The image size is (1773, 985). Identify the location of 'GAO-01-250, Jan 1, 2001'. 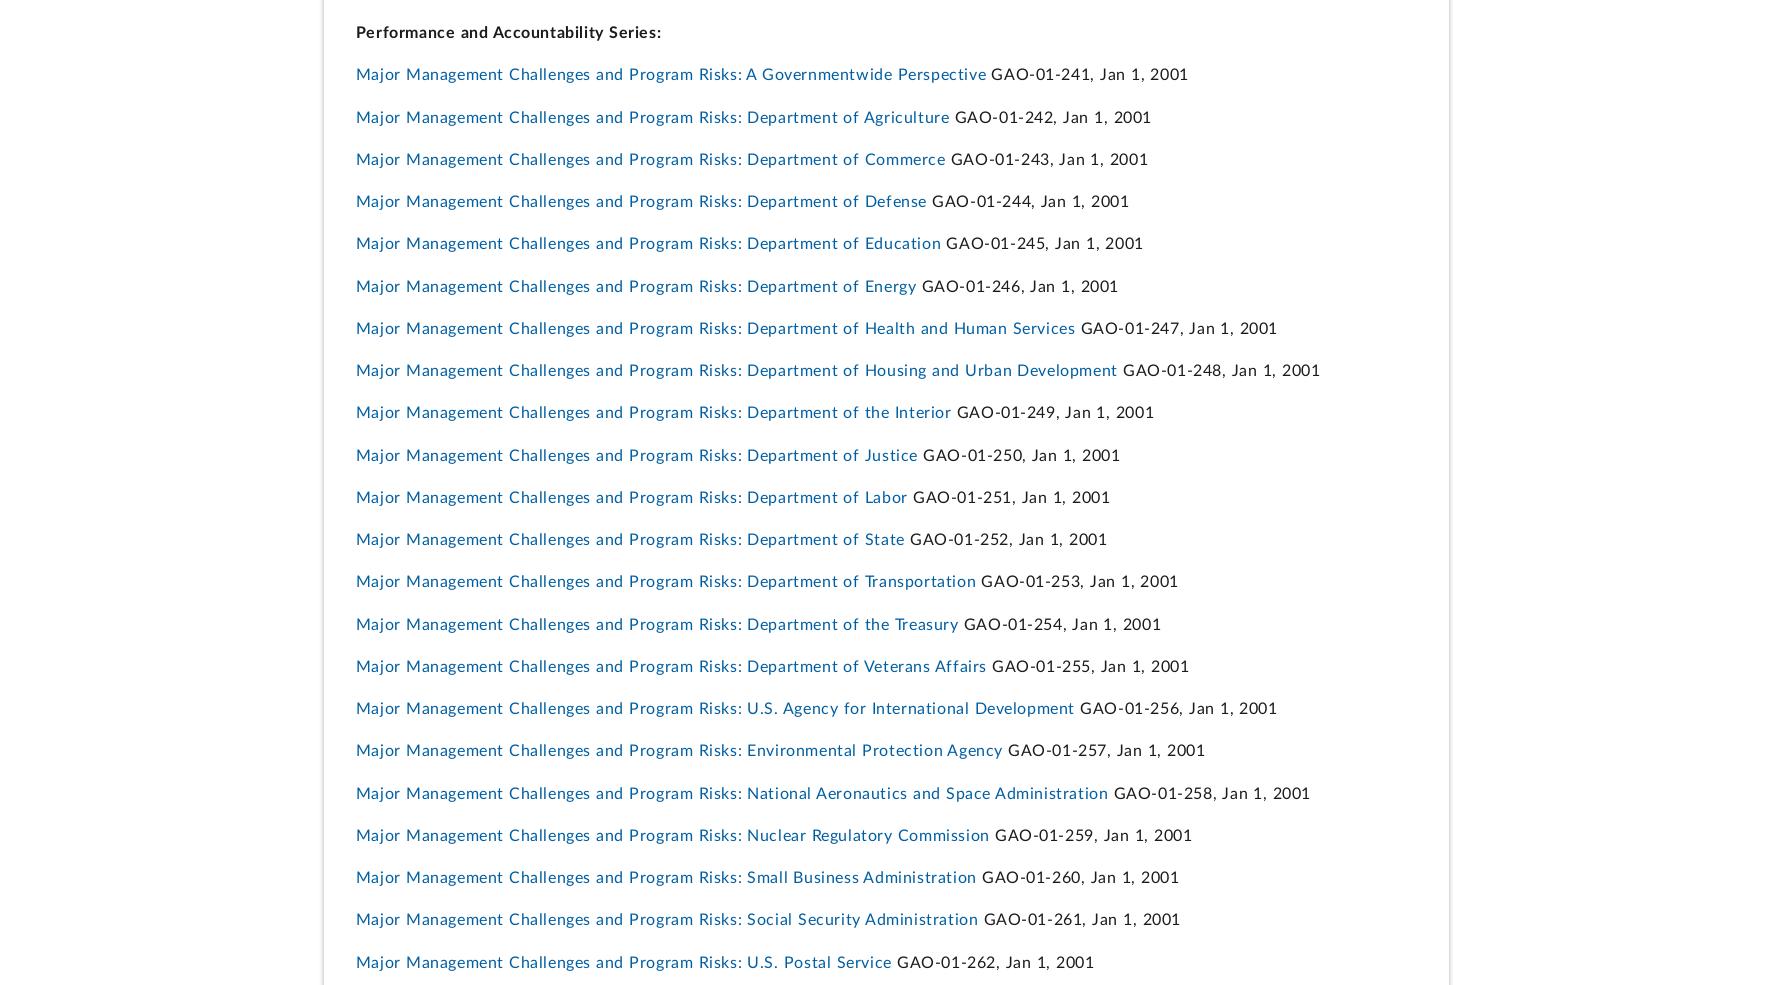
(1017, 453).